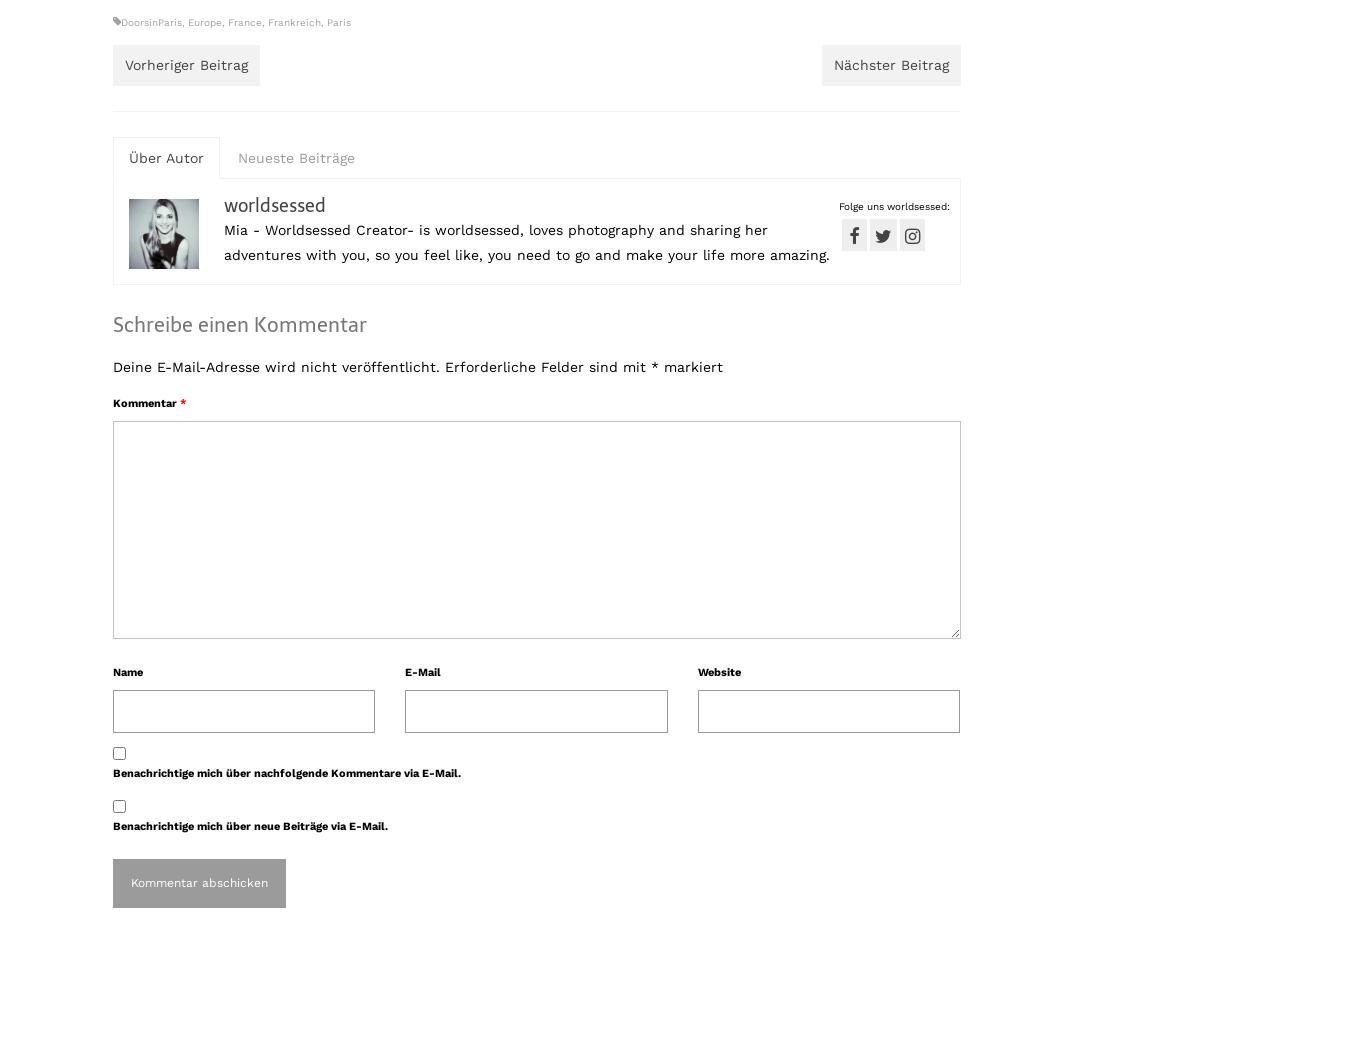  I want to click on 'France', so click(245, 21).